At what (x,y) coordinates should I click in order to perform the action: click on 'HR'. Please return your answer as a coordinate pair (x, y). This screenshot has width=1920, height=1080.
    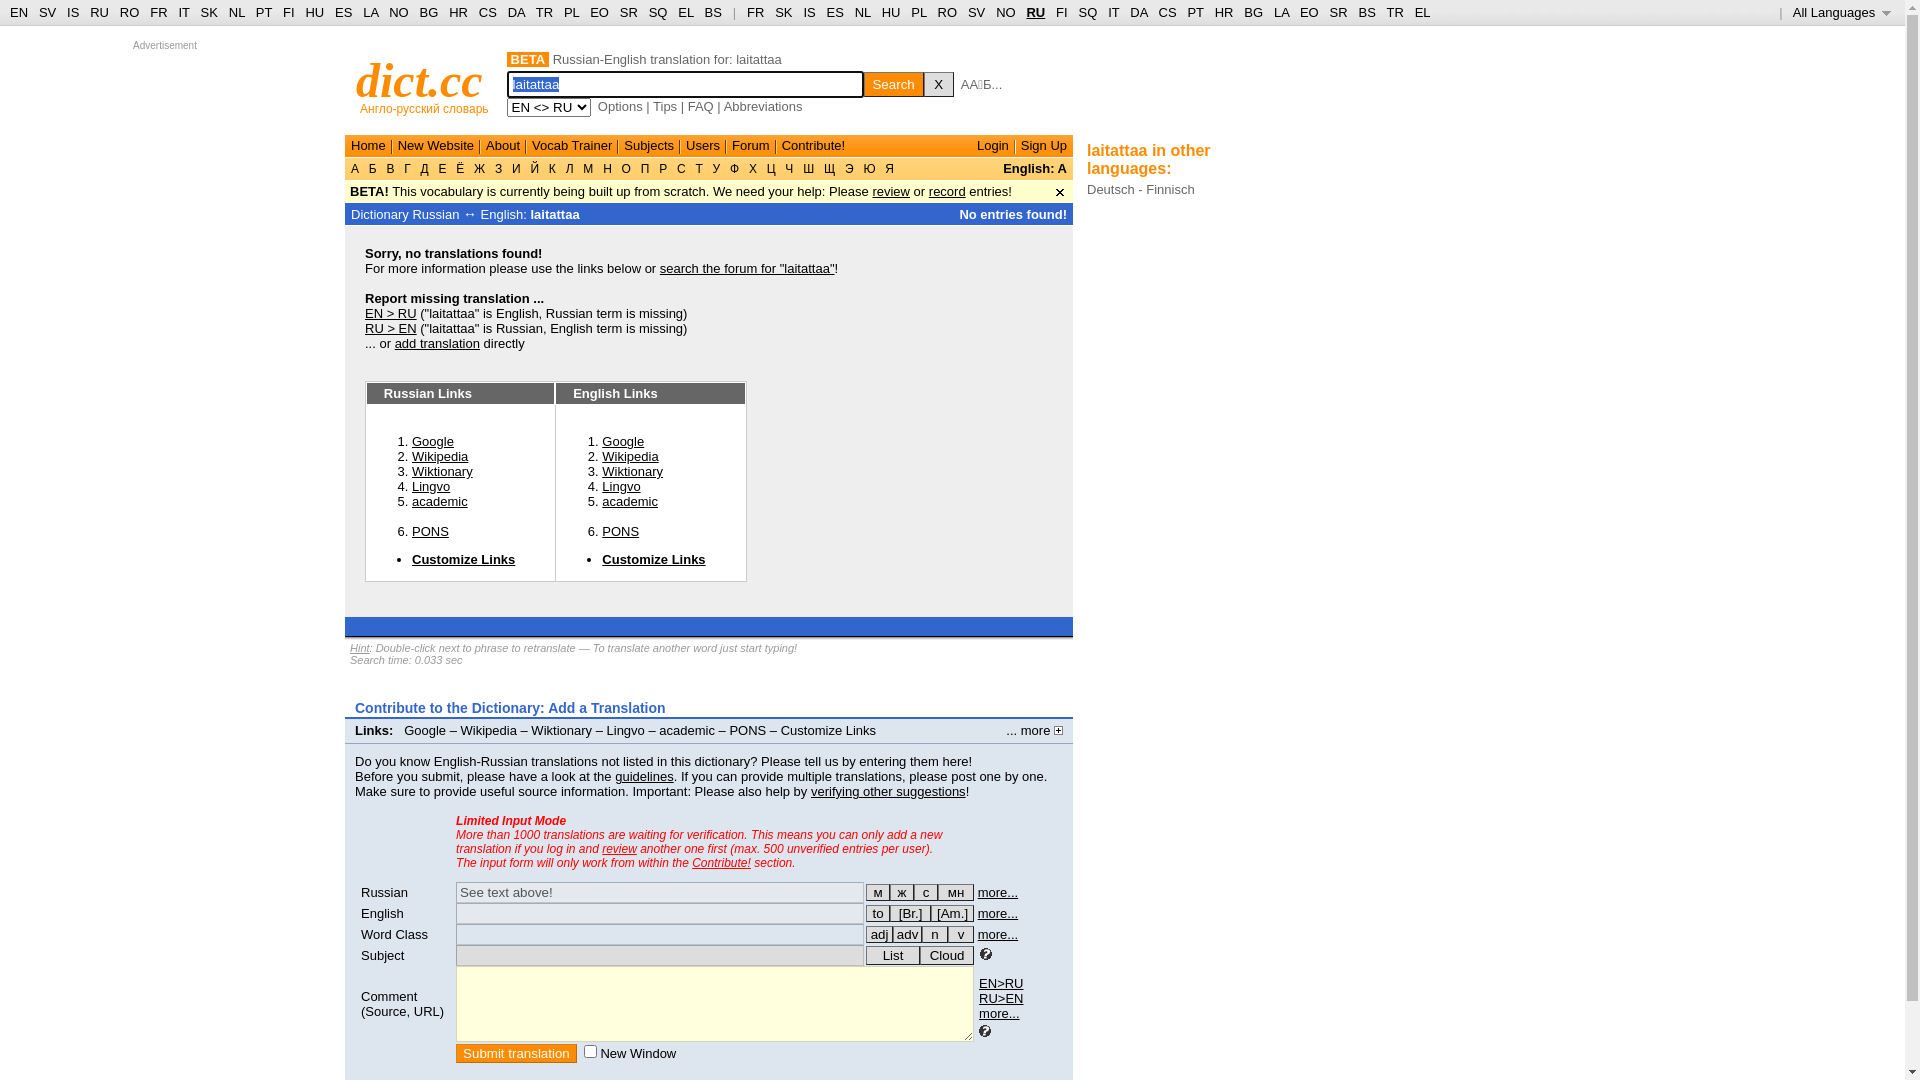
    Looking at the image, I should click on (457, 12).